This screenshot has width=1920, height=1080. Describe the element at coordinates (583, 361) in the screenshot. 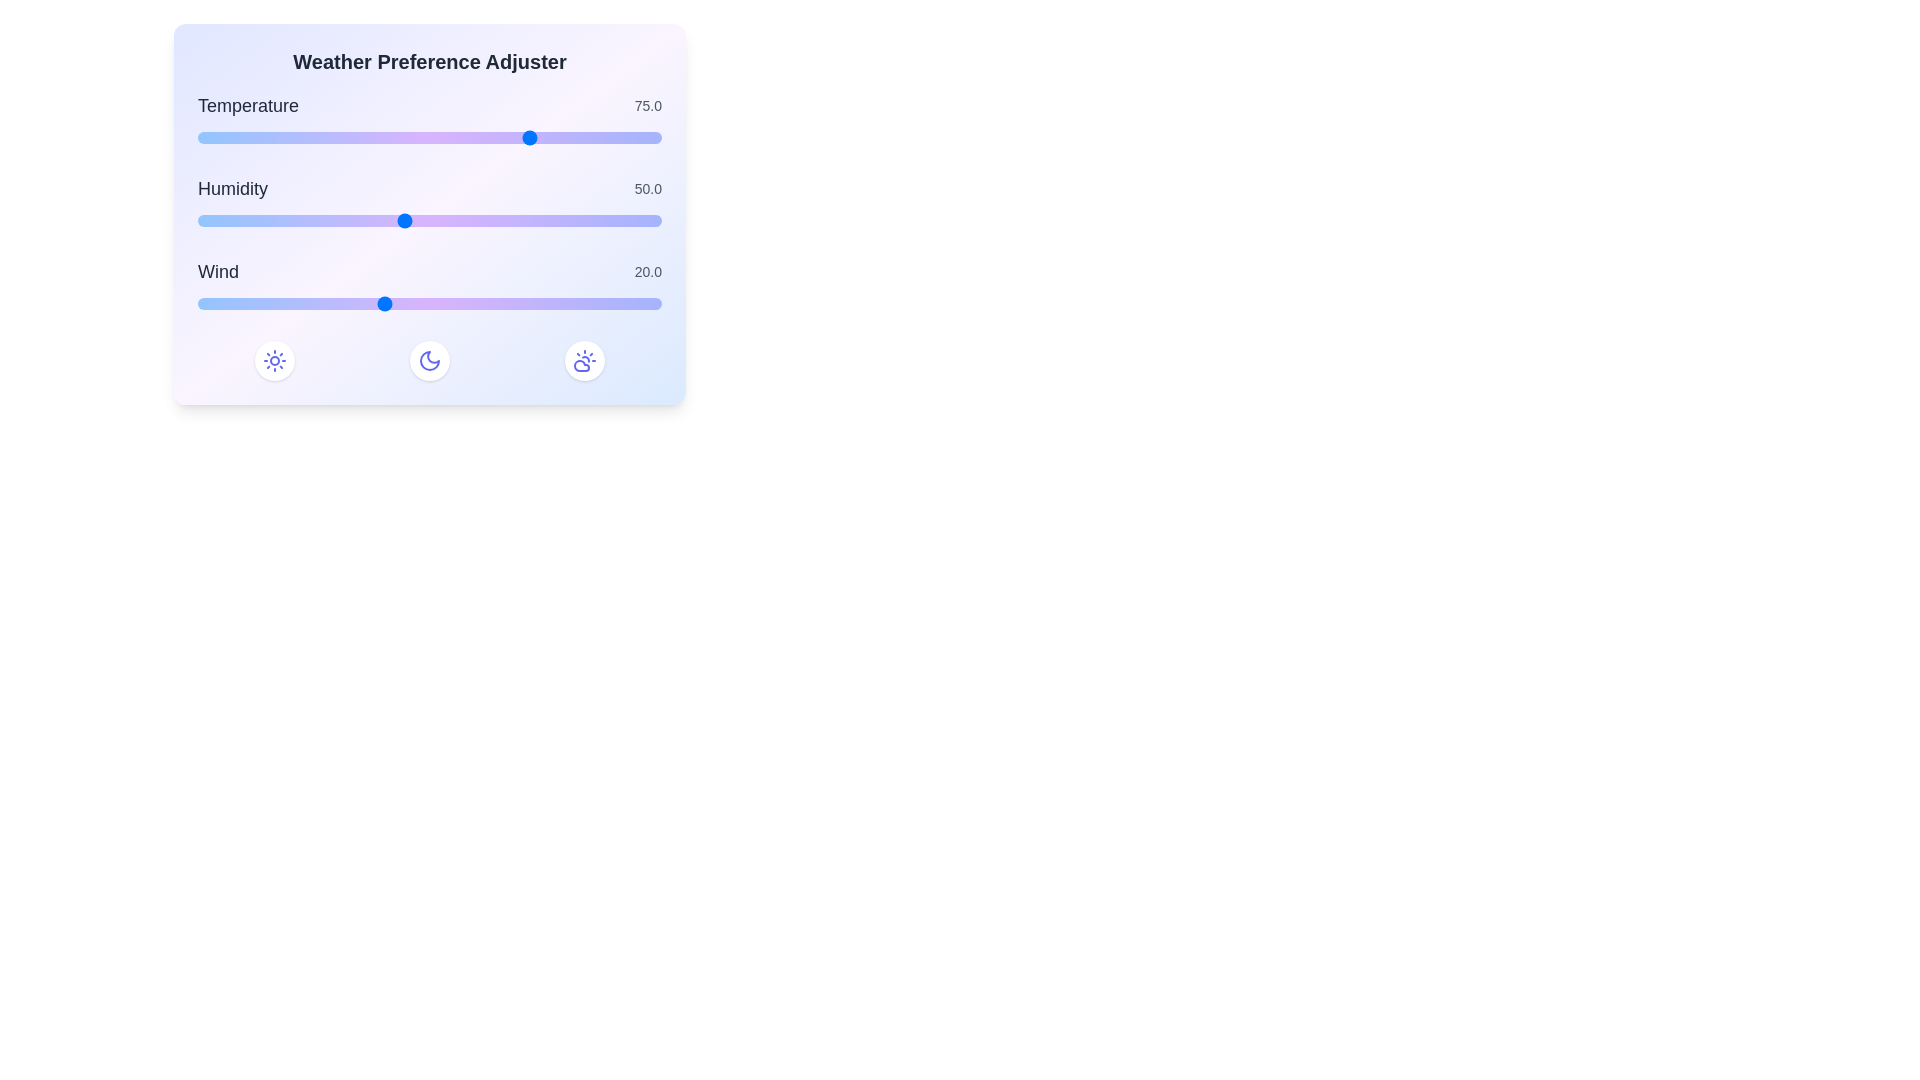

I see `the cloud and sun icon button, which is a small circular indigo icon located at the bottom-left corner of the 'Weather Preference Adjuster' card` at that location.